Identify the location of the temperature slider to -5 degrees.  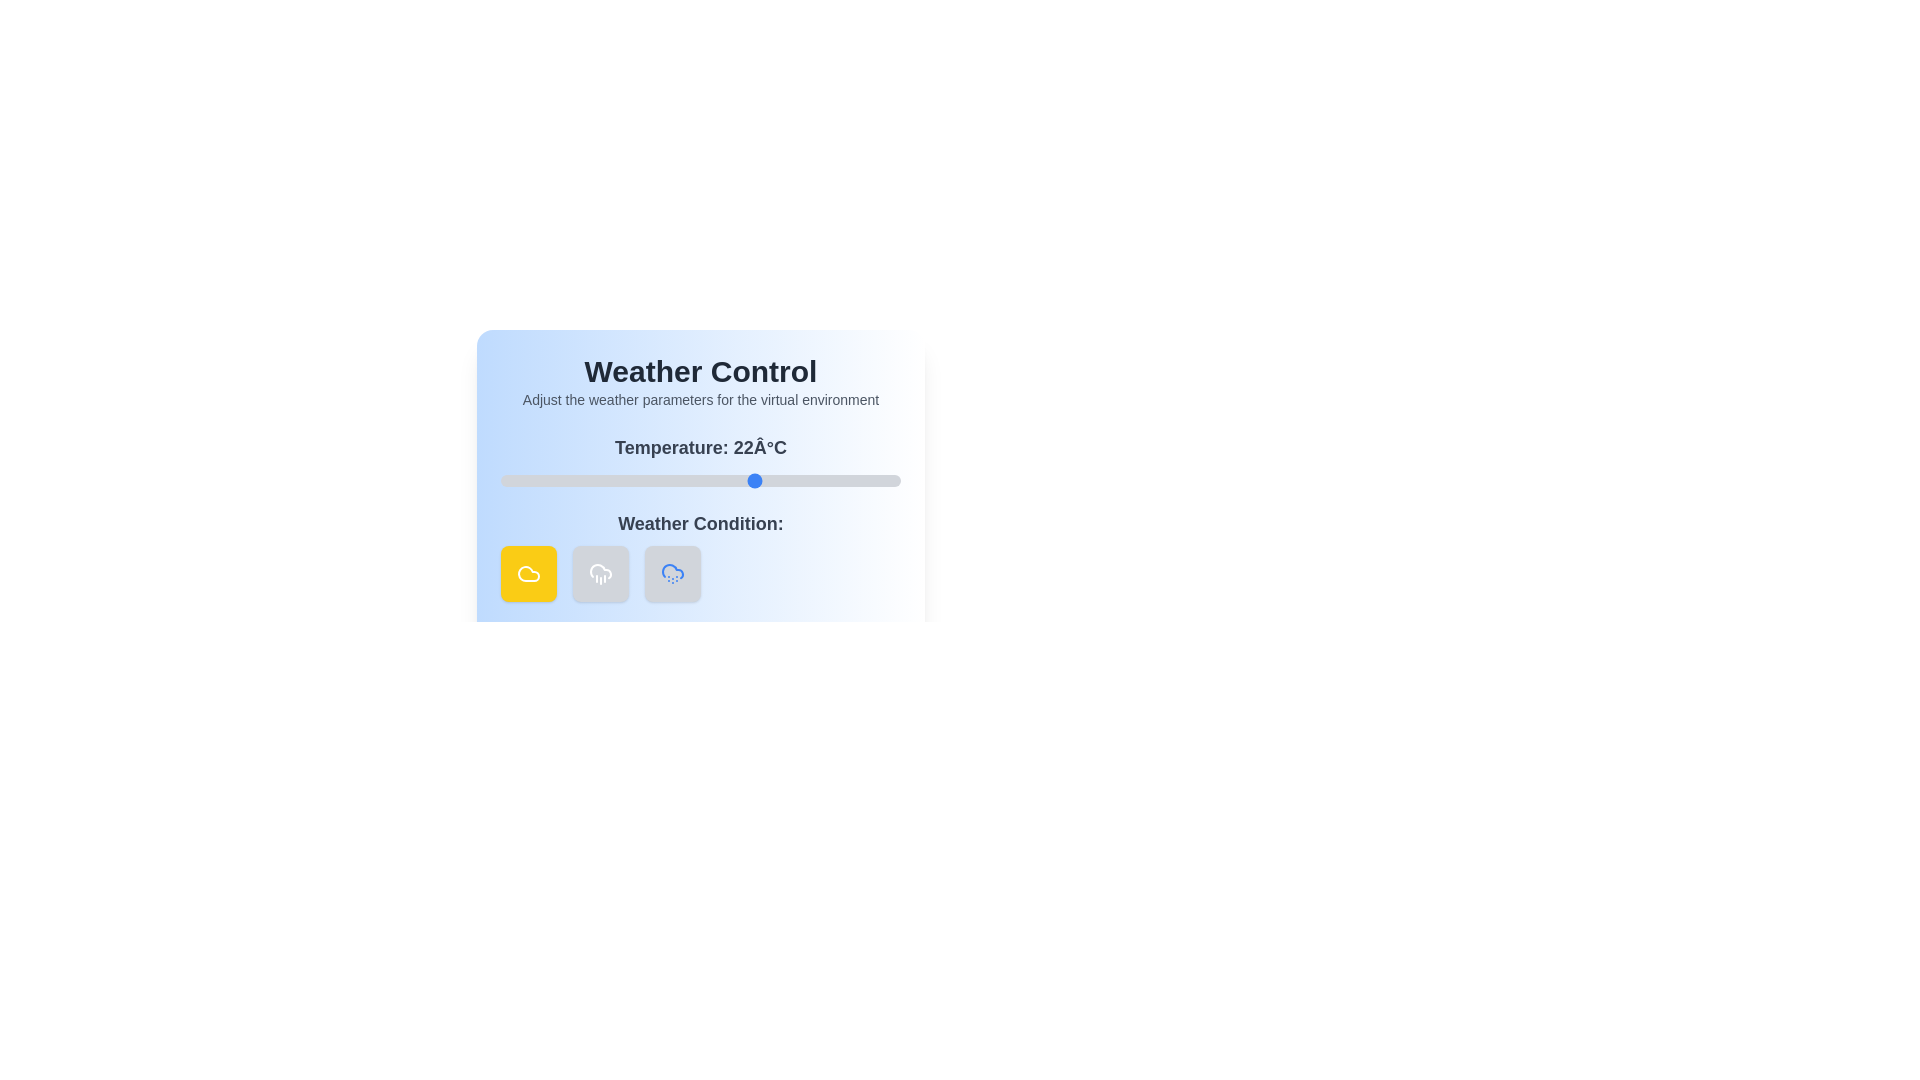
(541, 481).